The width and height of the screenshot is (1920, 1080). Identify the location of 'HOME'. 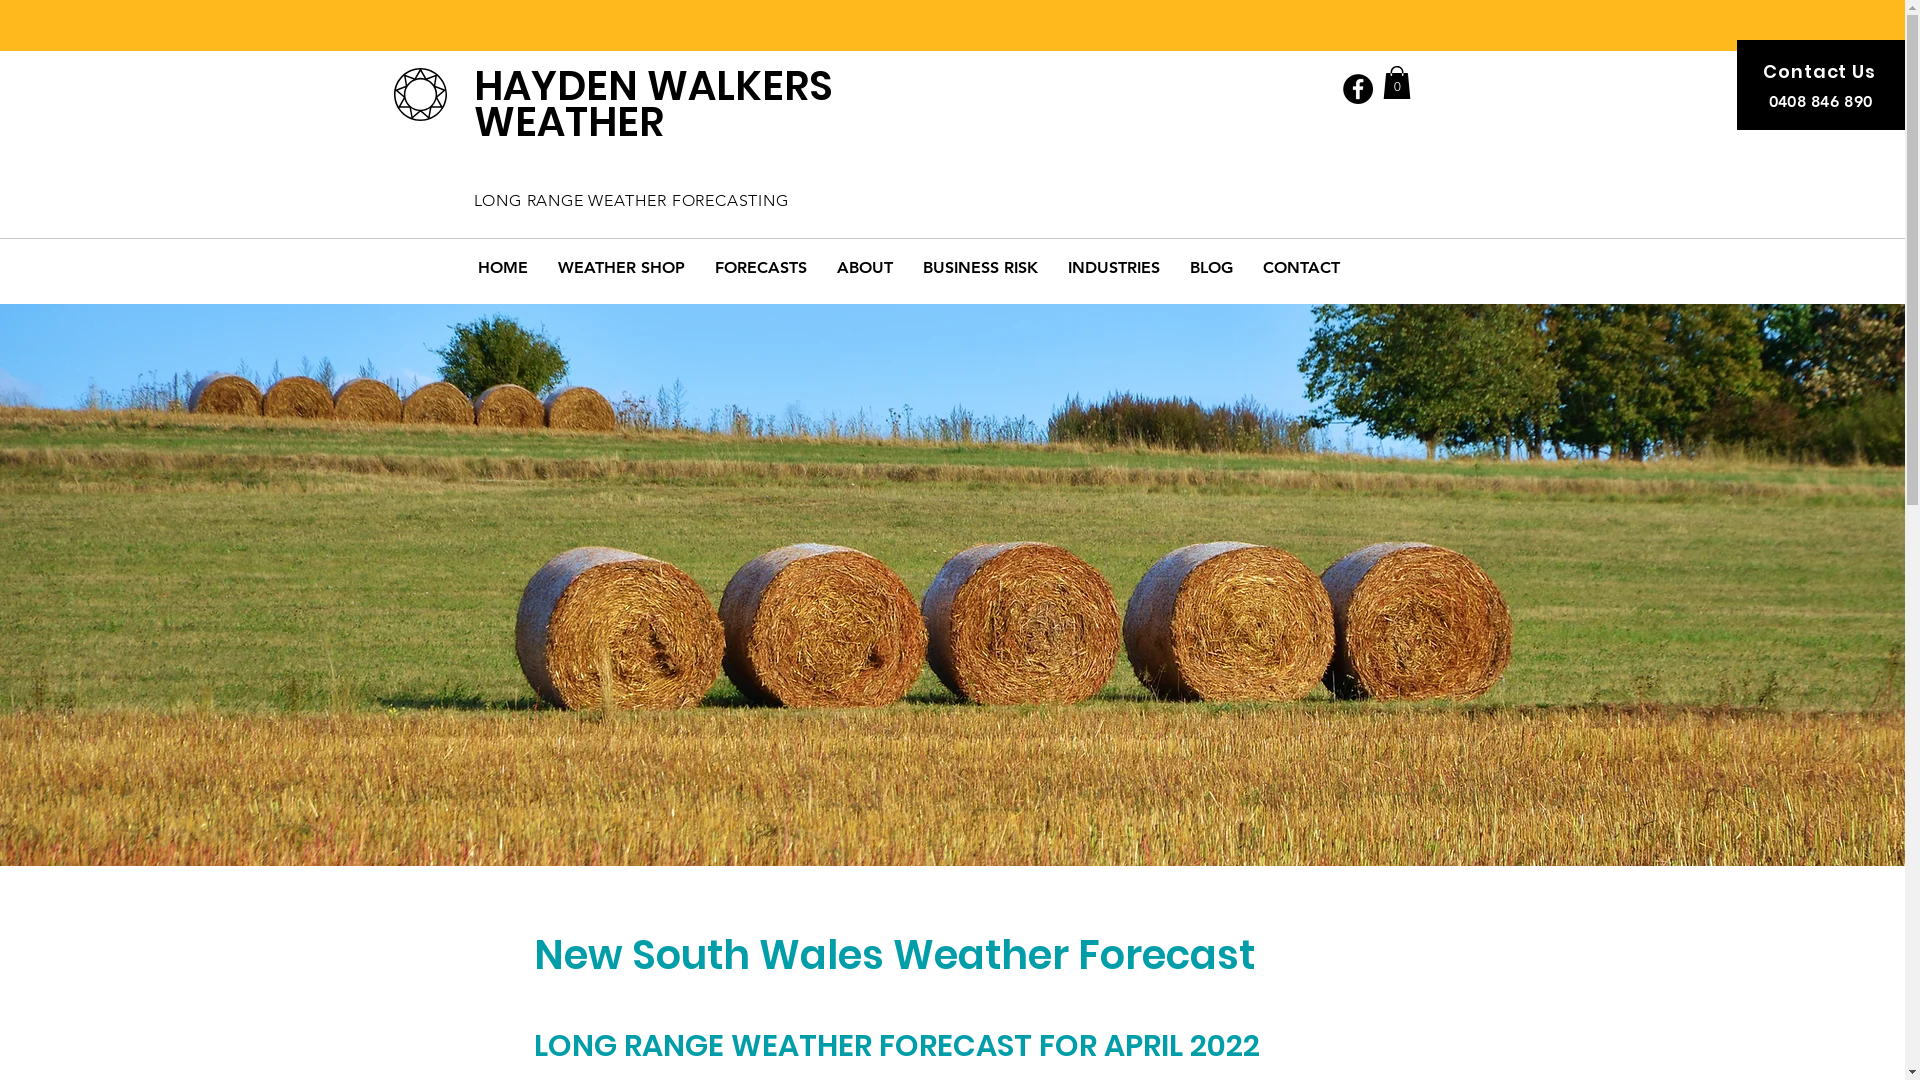
(502, 266).